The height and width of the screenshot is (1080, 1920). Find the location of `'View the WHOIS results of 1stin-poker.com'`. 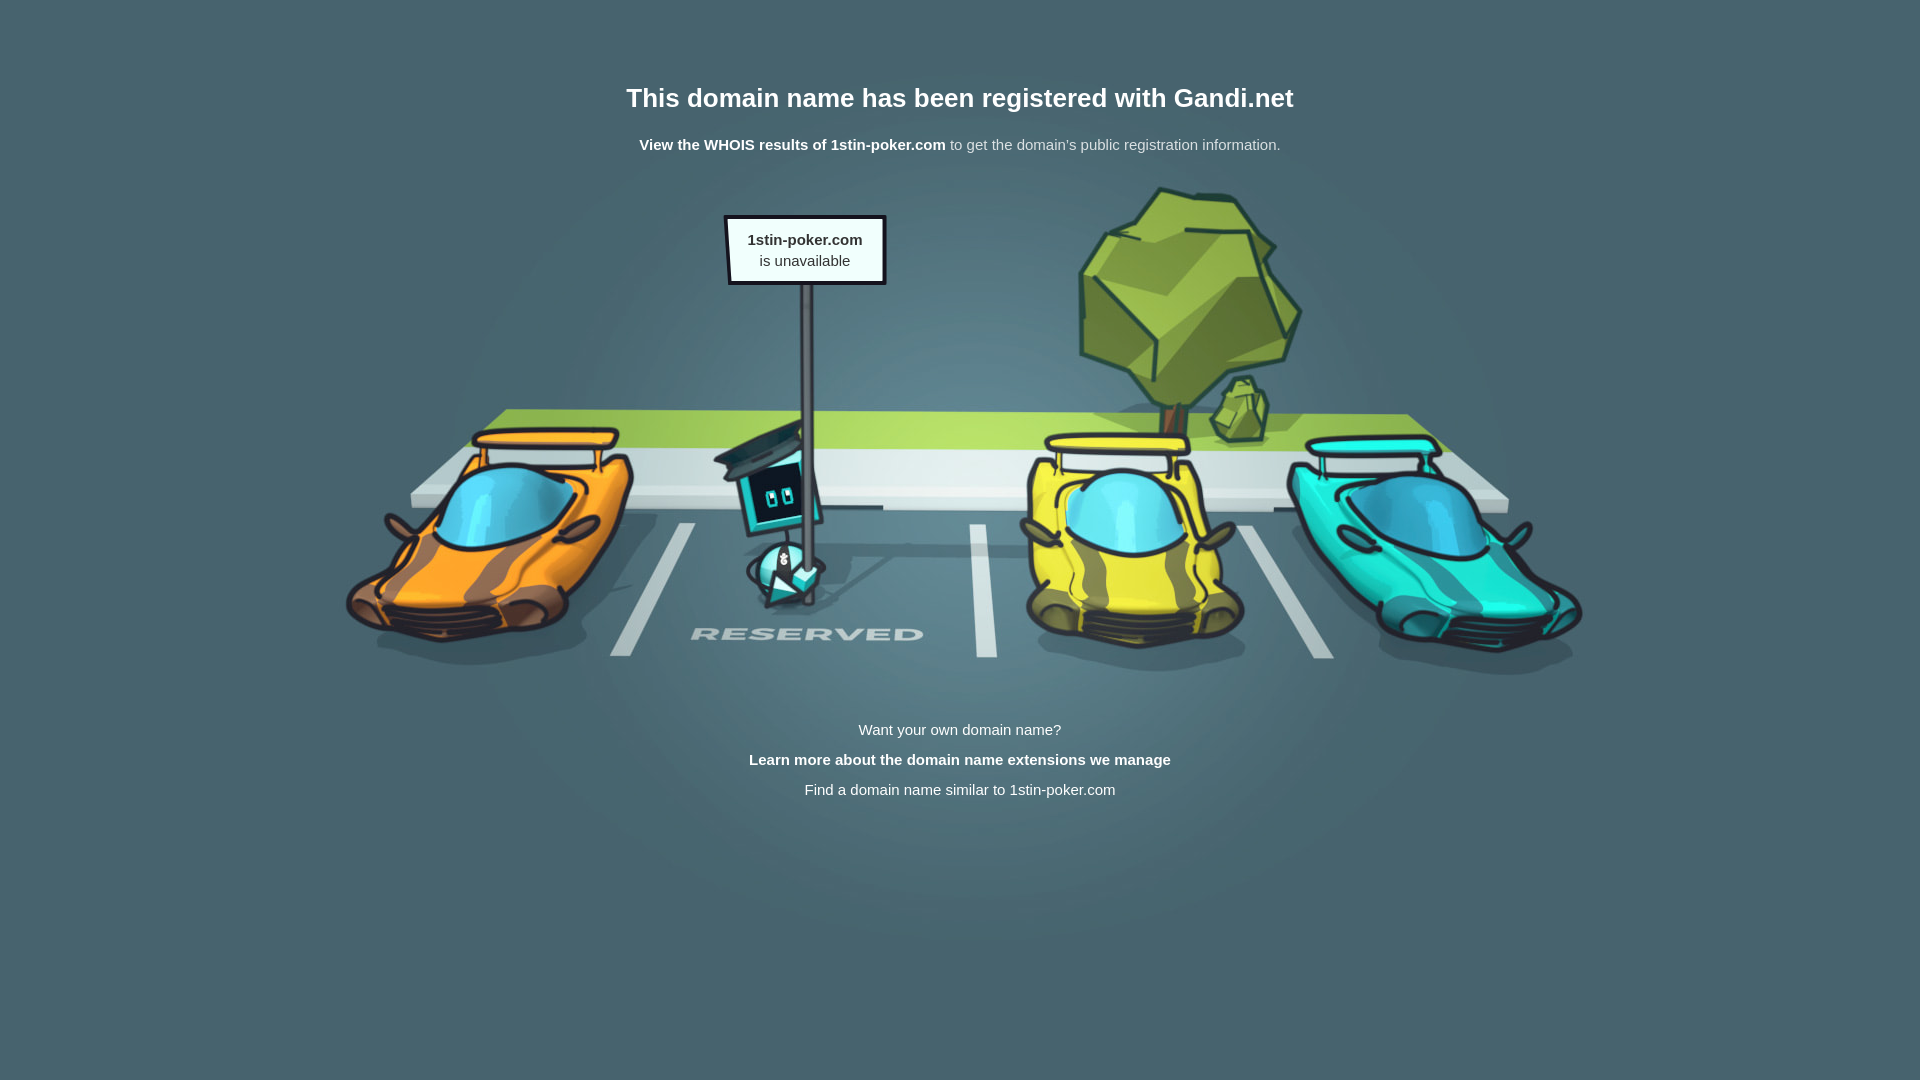

'View the WHOIS results of 1stin-poker.com' is located at coordinates (791, 143).